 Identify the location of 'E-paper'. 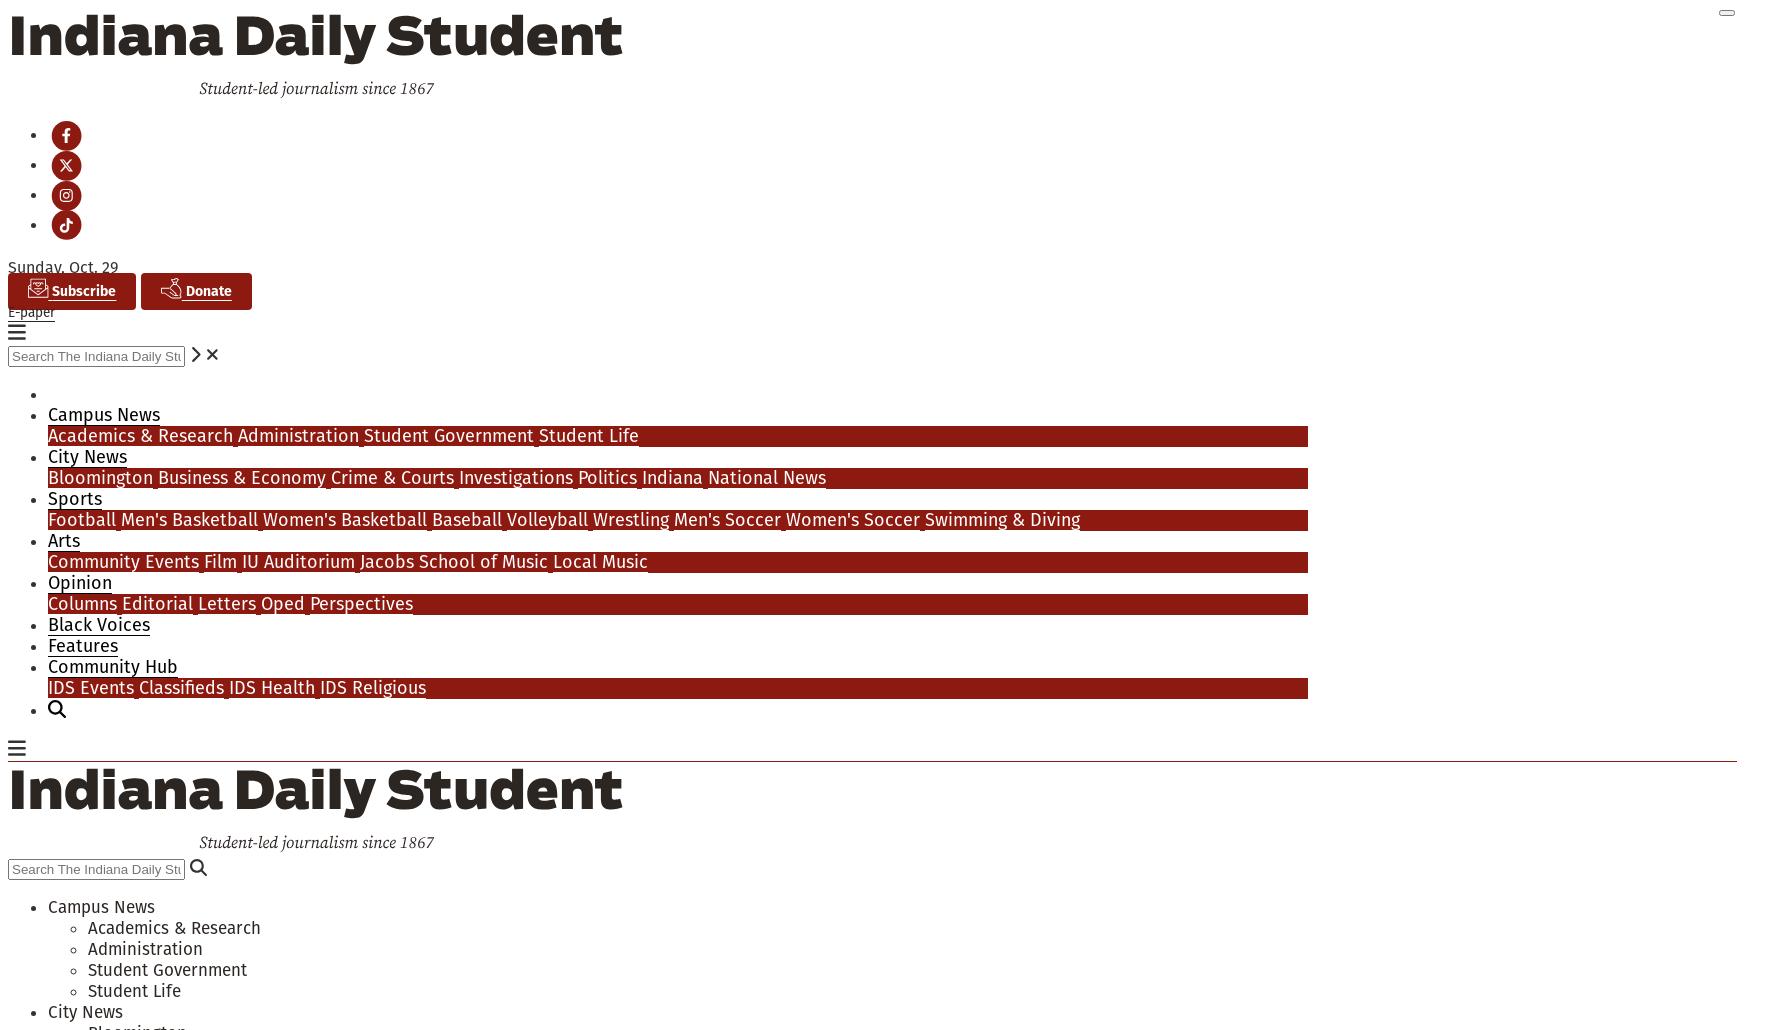
(30, 310).